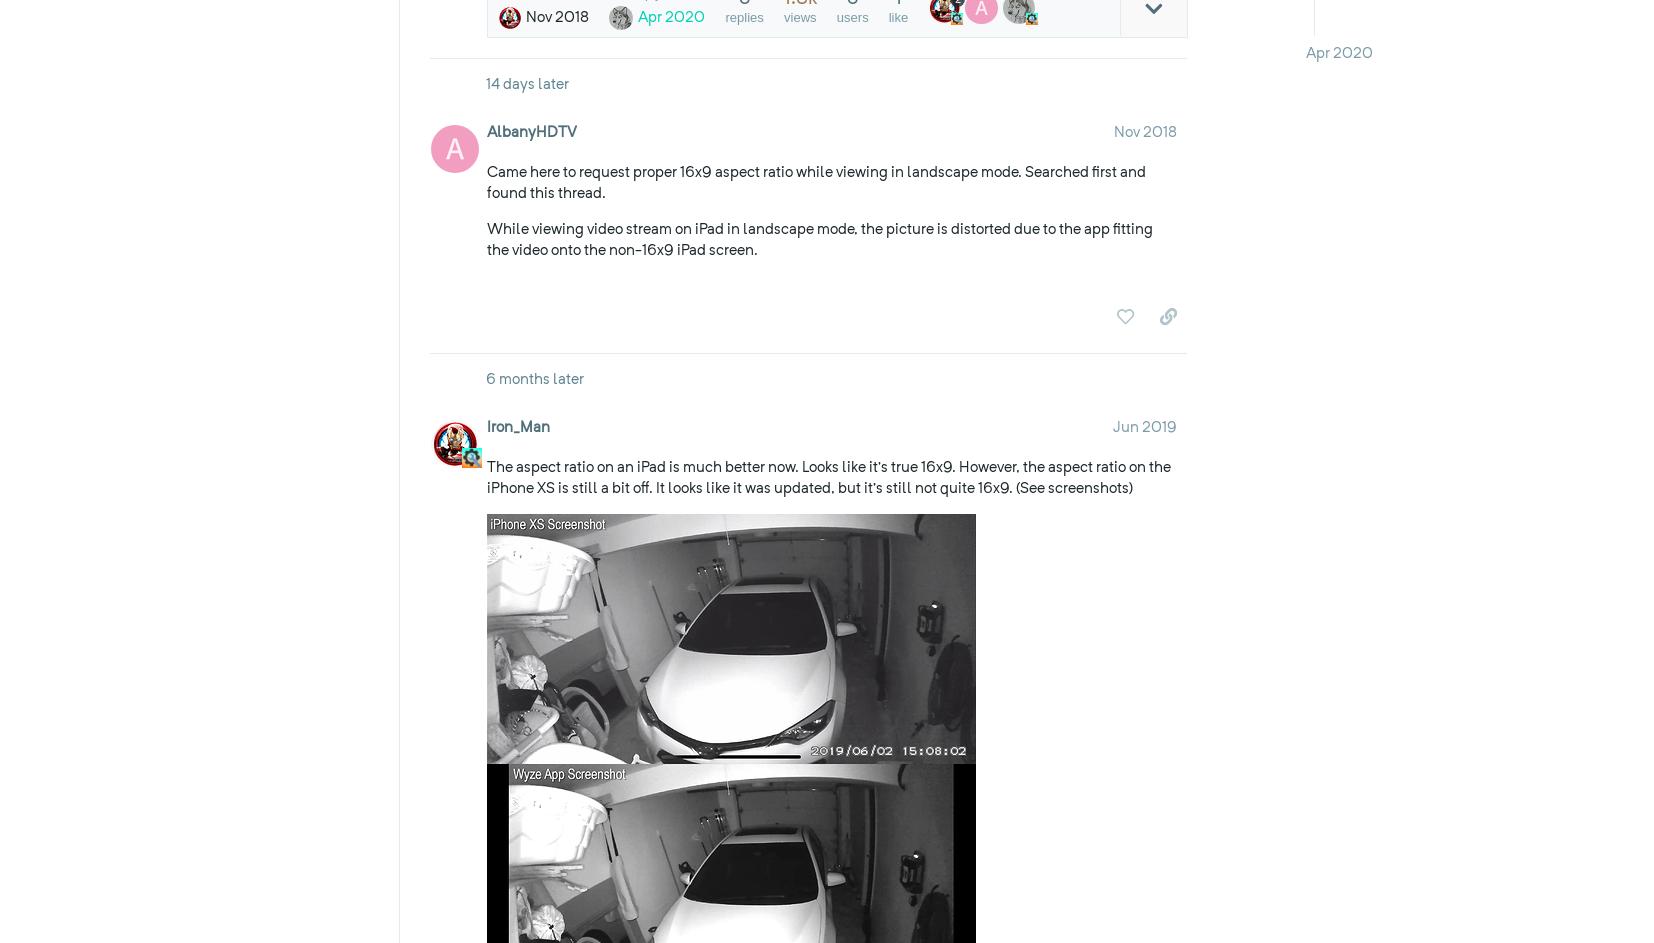  What do you see at coordinates (1110, 426) in the screenshot?
I see `'Jun 2019'` at bounding box center [1110, 426].